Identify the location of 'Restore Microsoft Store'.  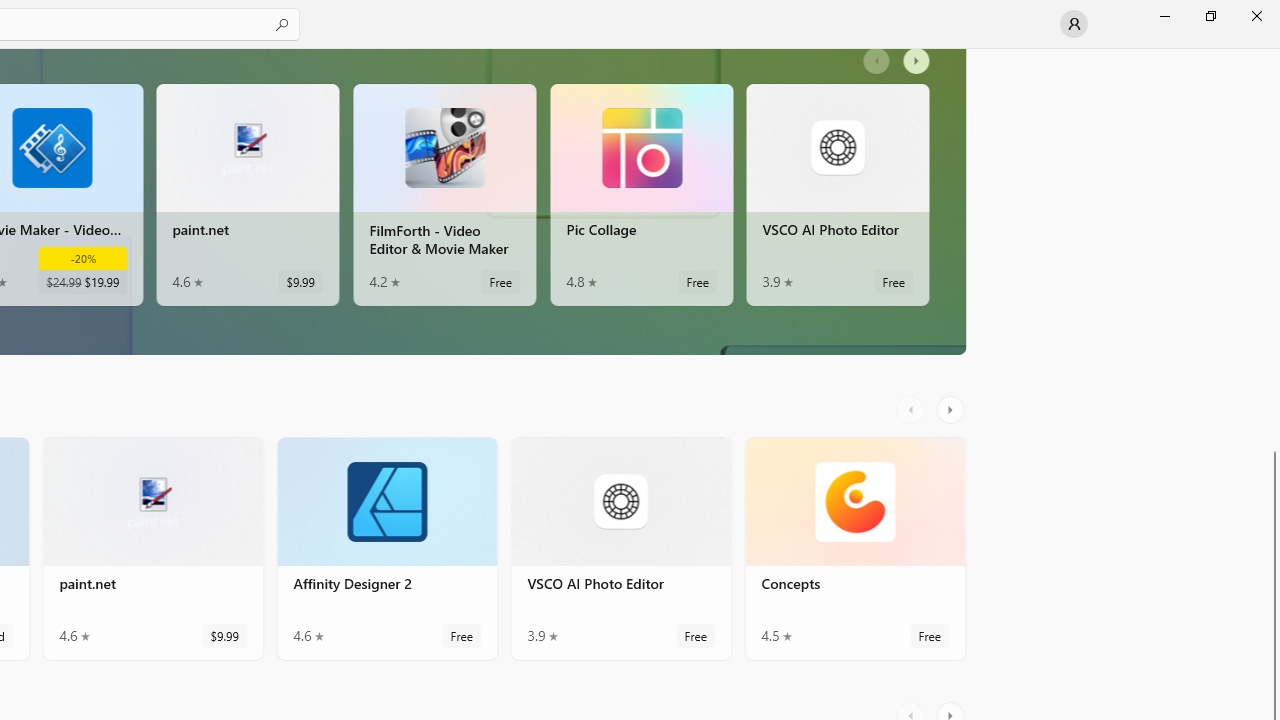
(1209, 15).